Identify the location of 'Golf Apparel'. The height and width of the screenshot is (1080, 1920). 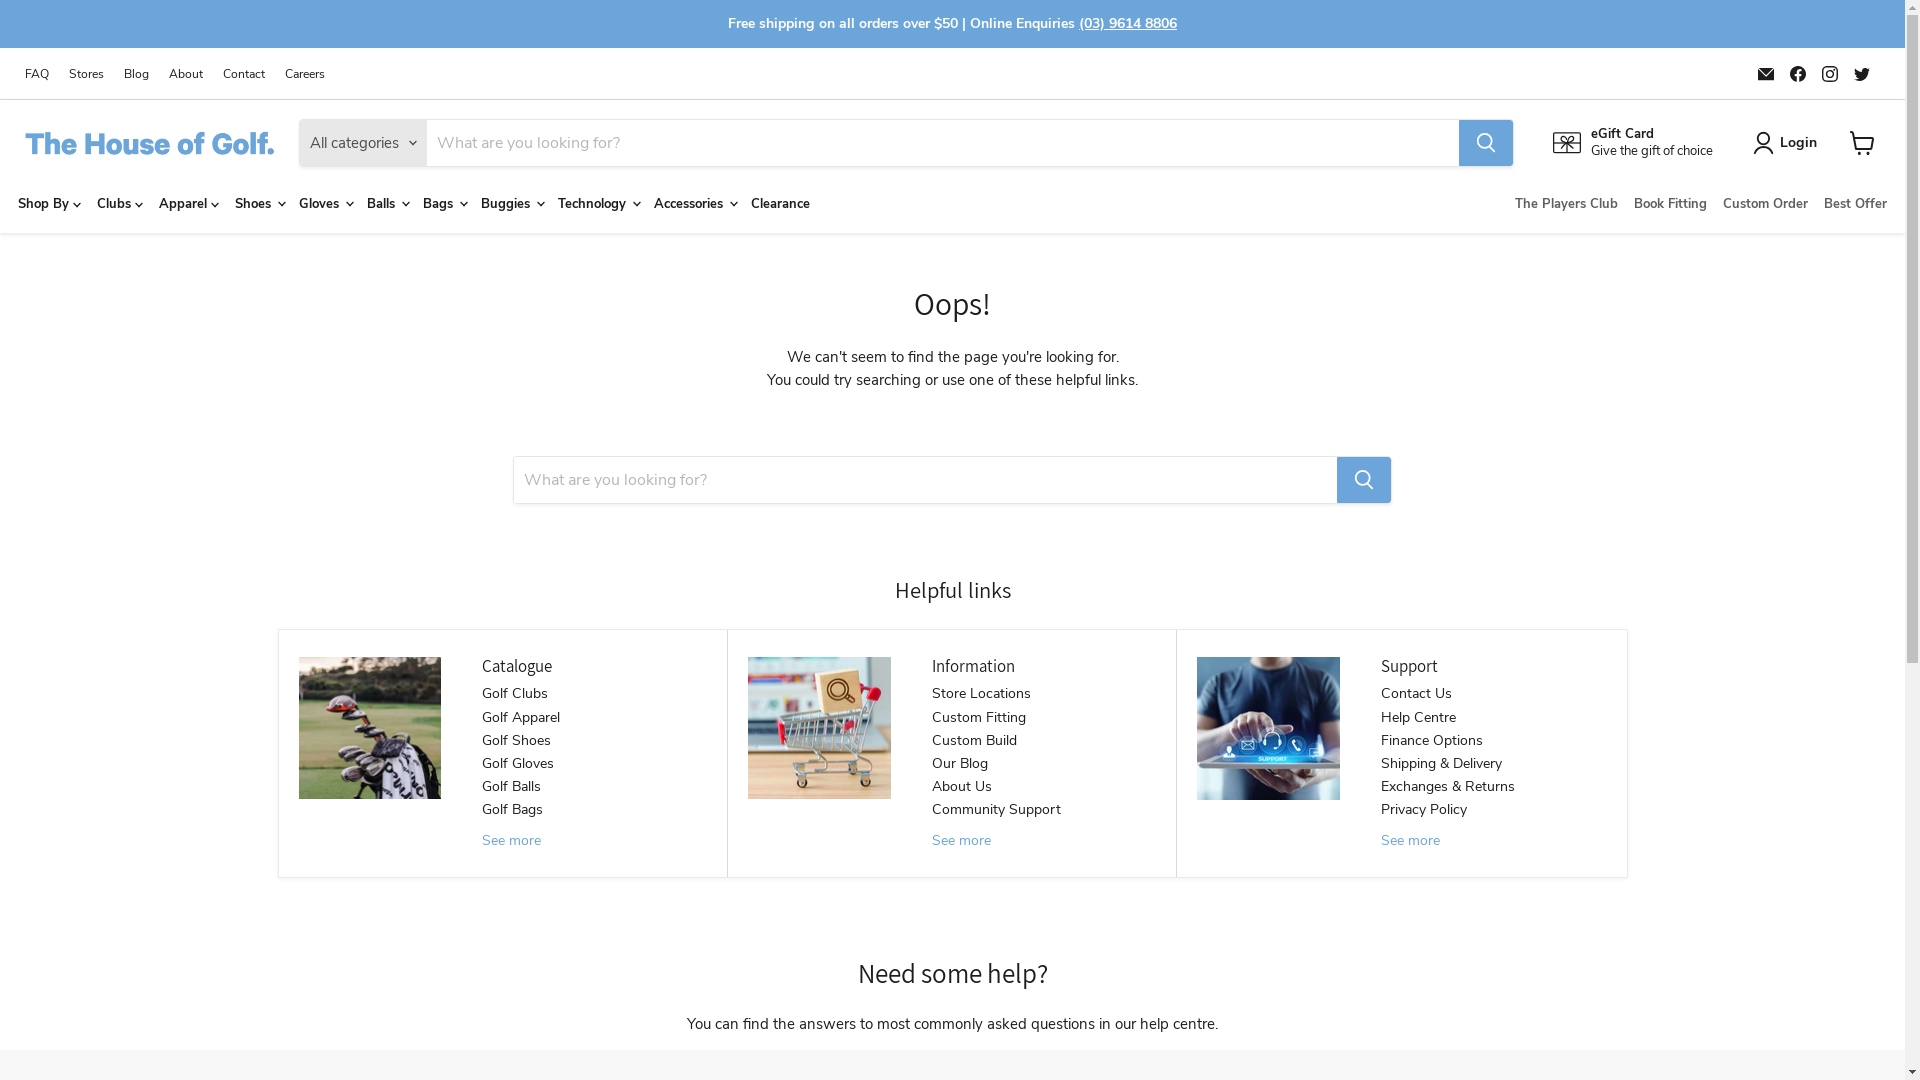
(521, 716).